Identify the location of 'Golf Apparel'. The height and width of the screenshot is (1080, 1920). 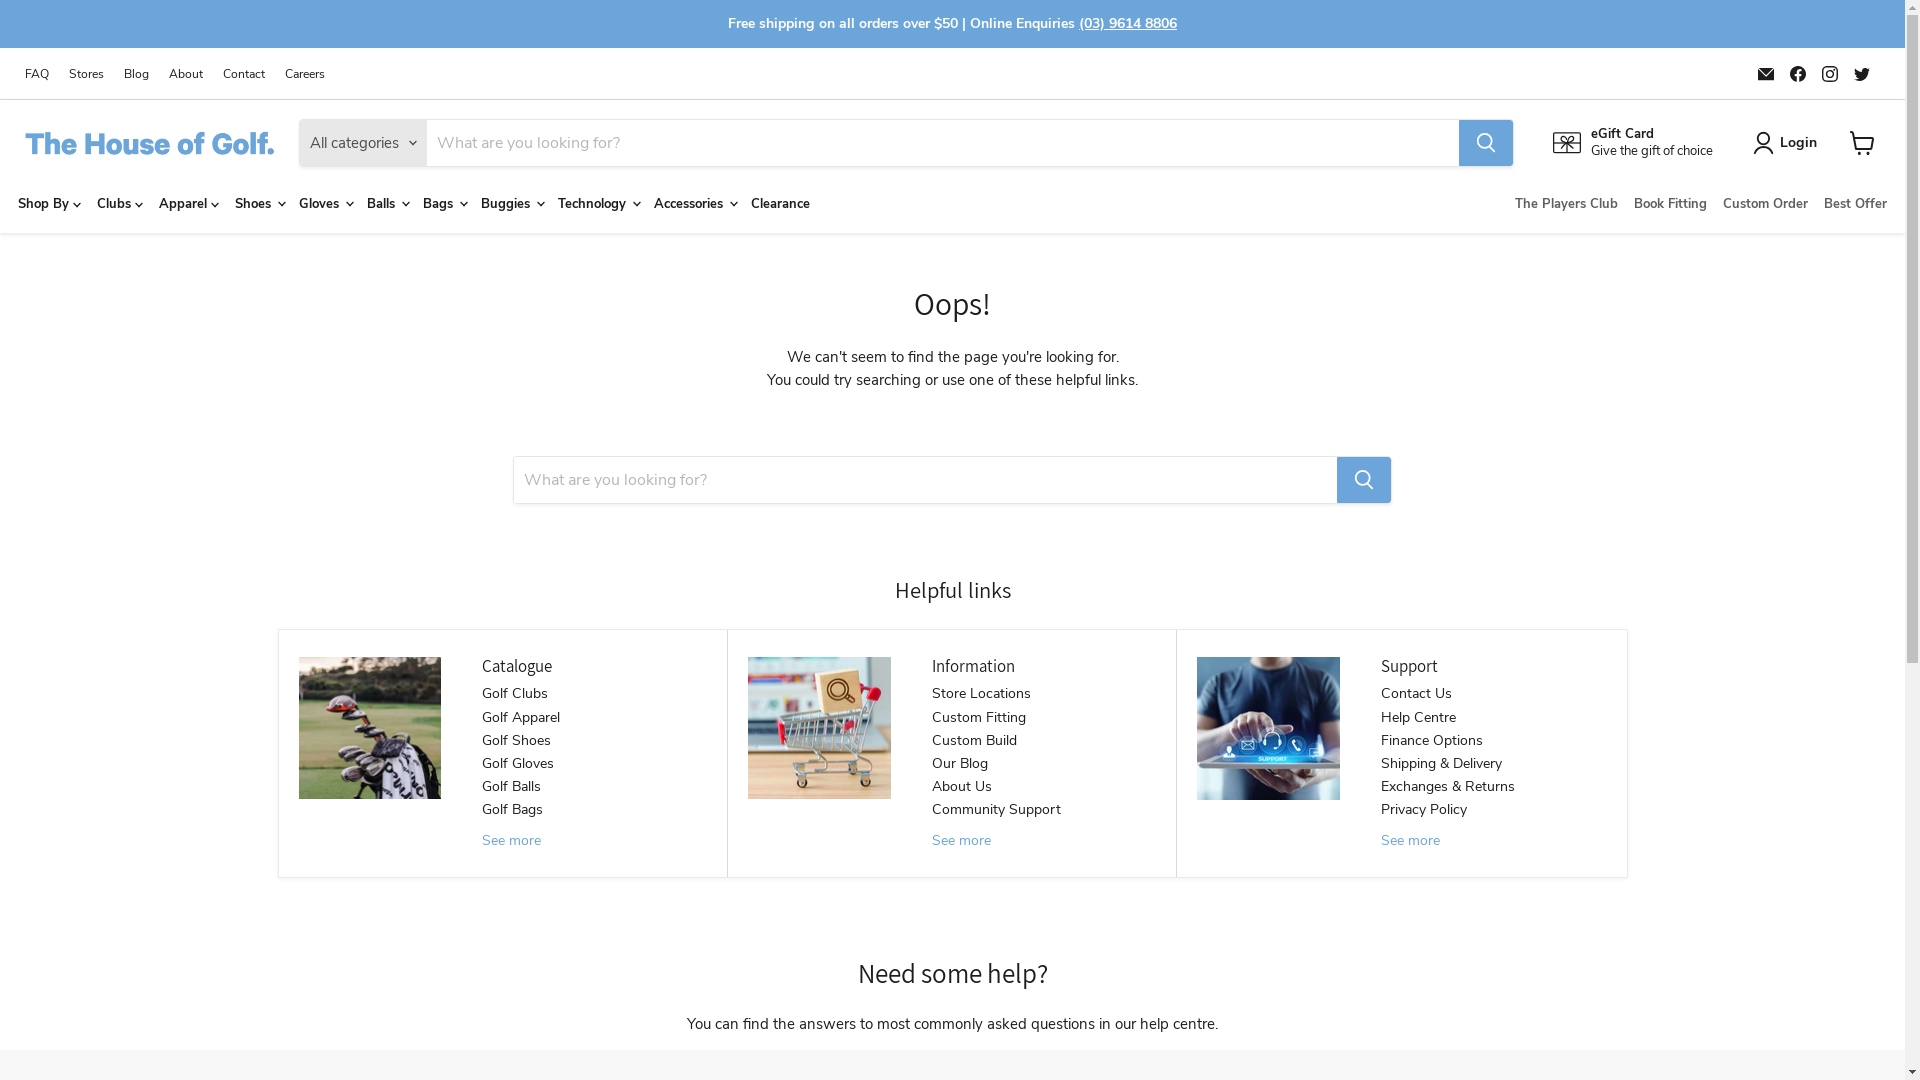
(521, 716).